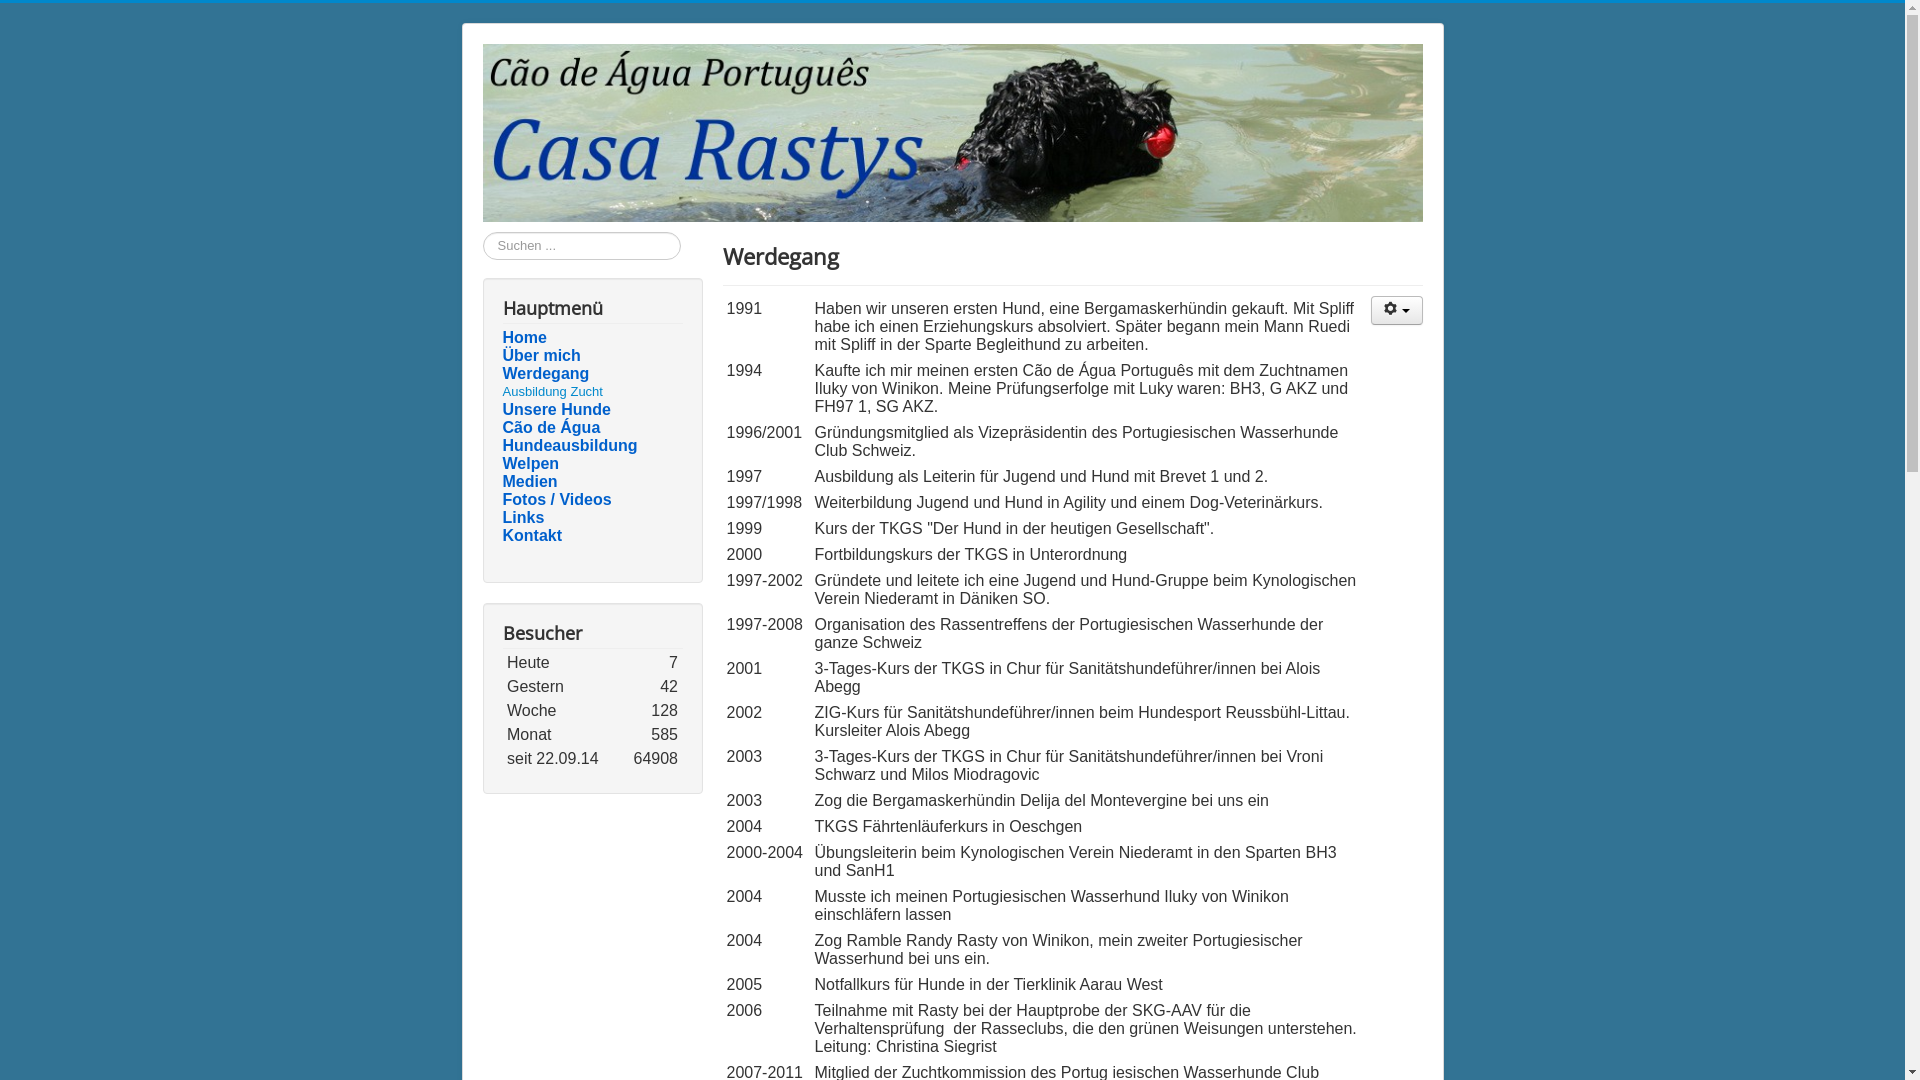 The height and width of the screenshot is (1080, 1920). What do you see at coordinates (552, 391) in the screenshot?
I see `'Ausbildung Zucht'` at bounding box center [552, 391].